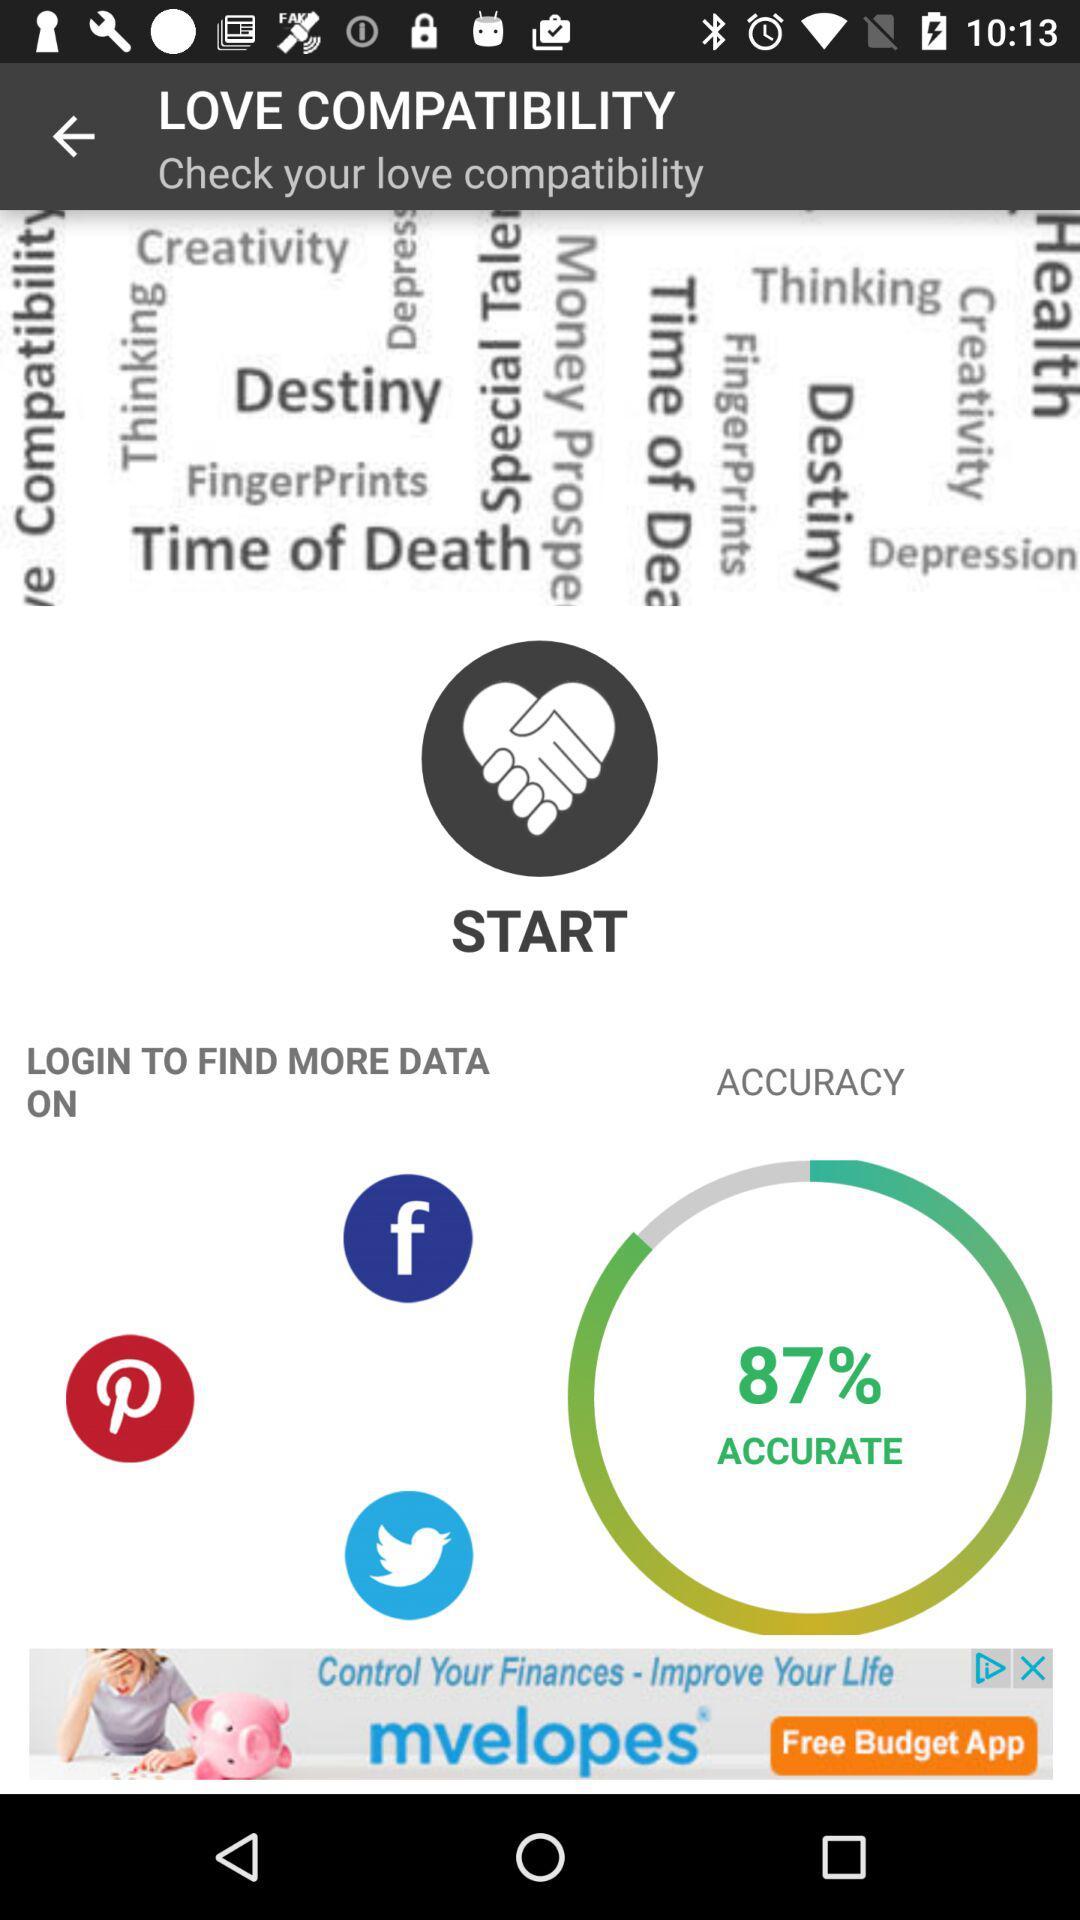  I want to click on start button, so click(538, 757).